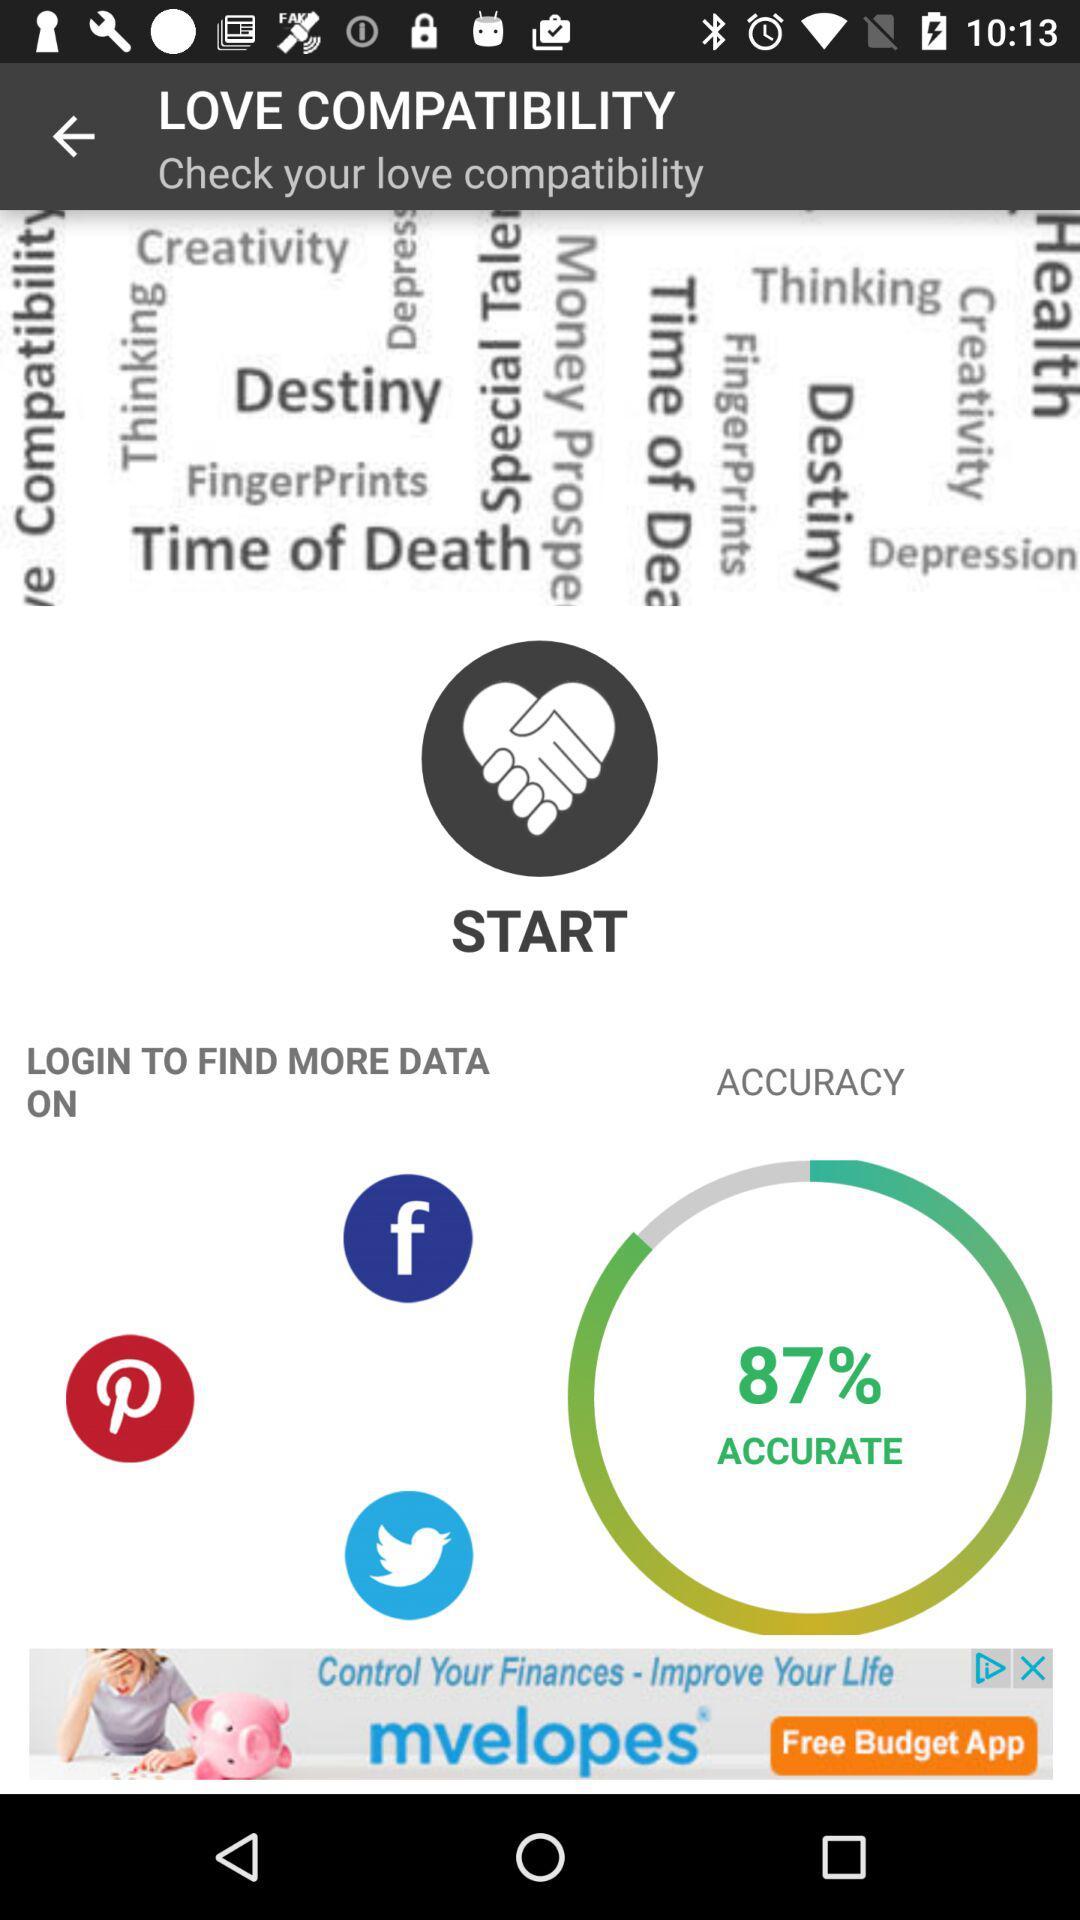  I want to click on start button, so click(538, 757).